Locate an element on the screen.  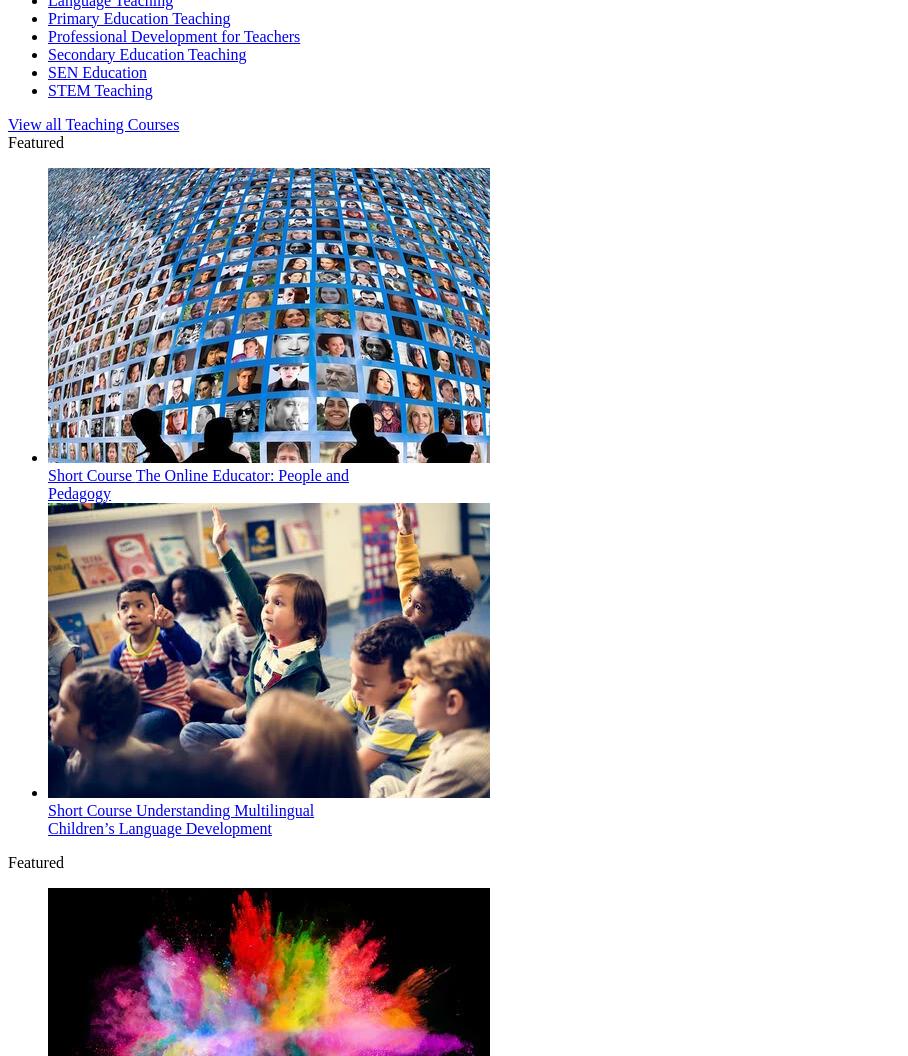
'Professional Development for Teachers' is located at coordinates (172, 35).